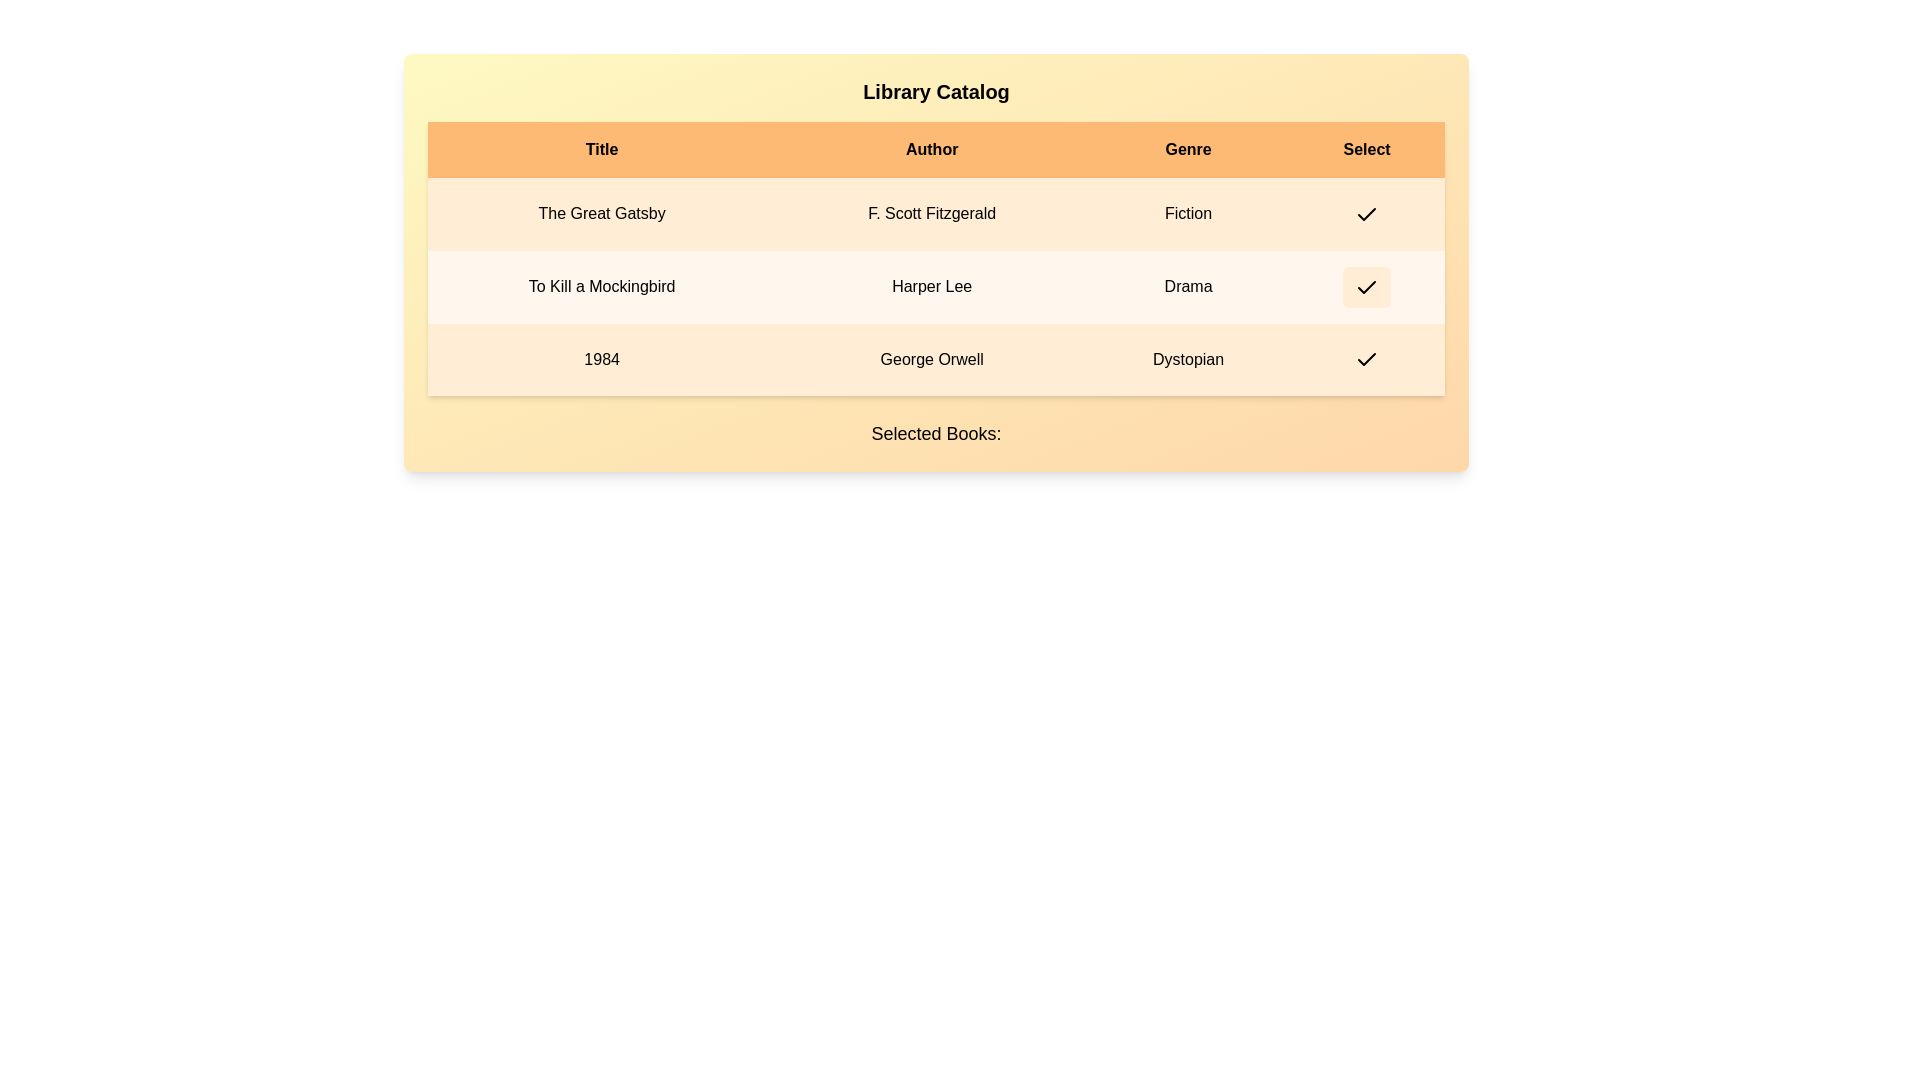  What do you see at coordinates (931, 214) in the screenshot?
I see `the author's name displayed in the second column of the first row of the book catalog table, which is located between 'The Great Gatsby' and 'Fiction'` at bounding box center [931, 214].